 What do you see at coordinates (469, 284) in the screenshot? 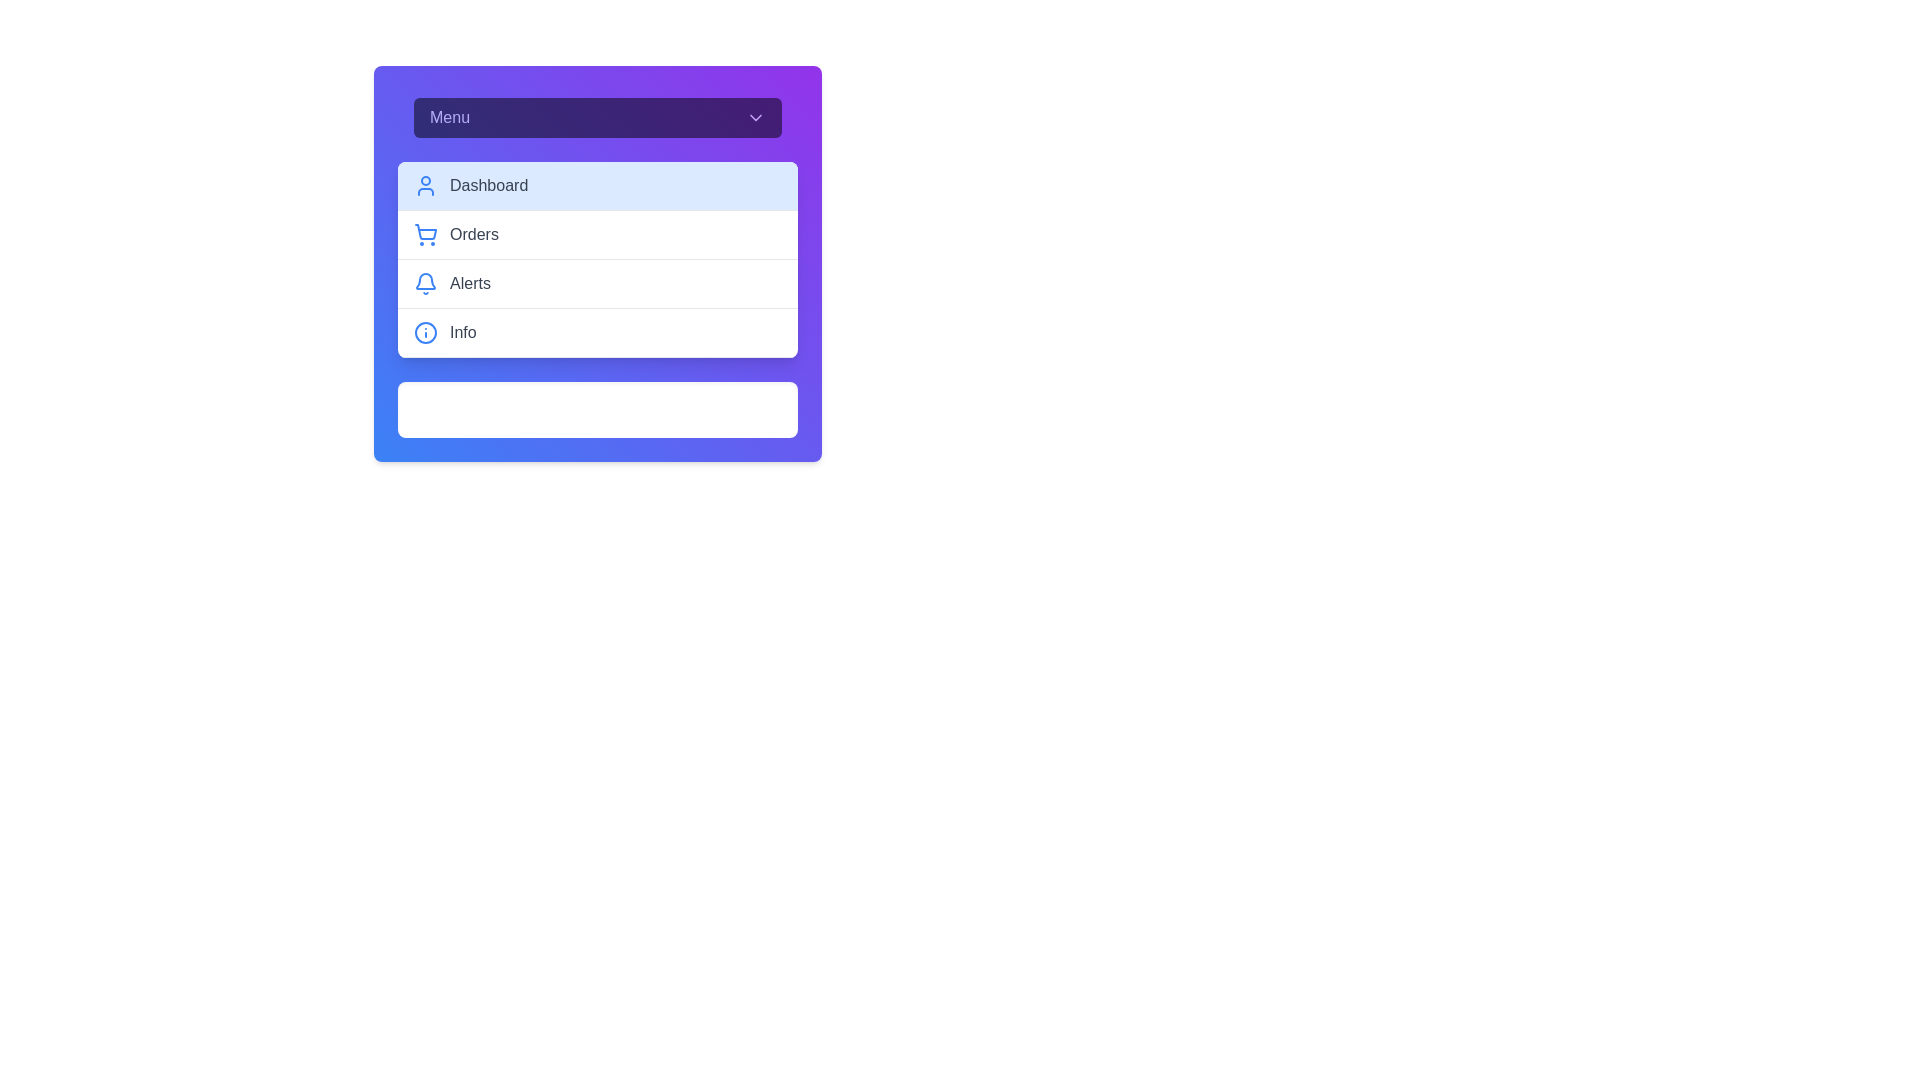
I see `the text label 'Alerts' that is styled in gray and aligned to the right of the bell icon in the vertical menu list` at bounding box center [469, 284].